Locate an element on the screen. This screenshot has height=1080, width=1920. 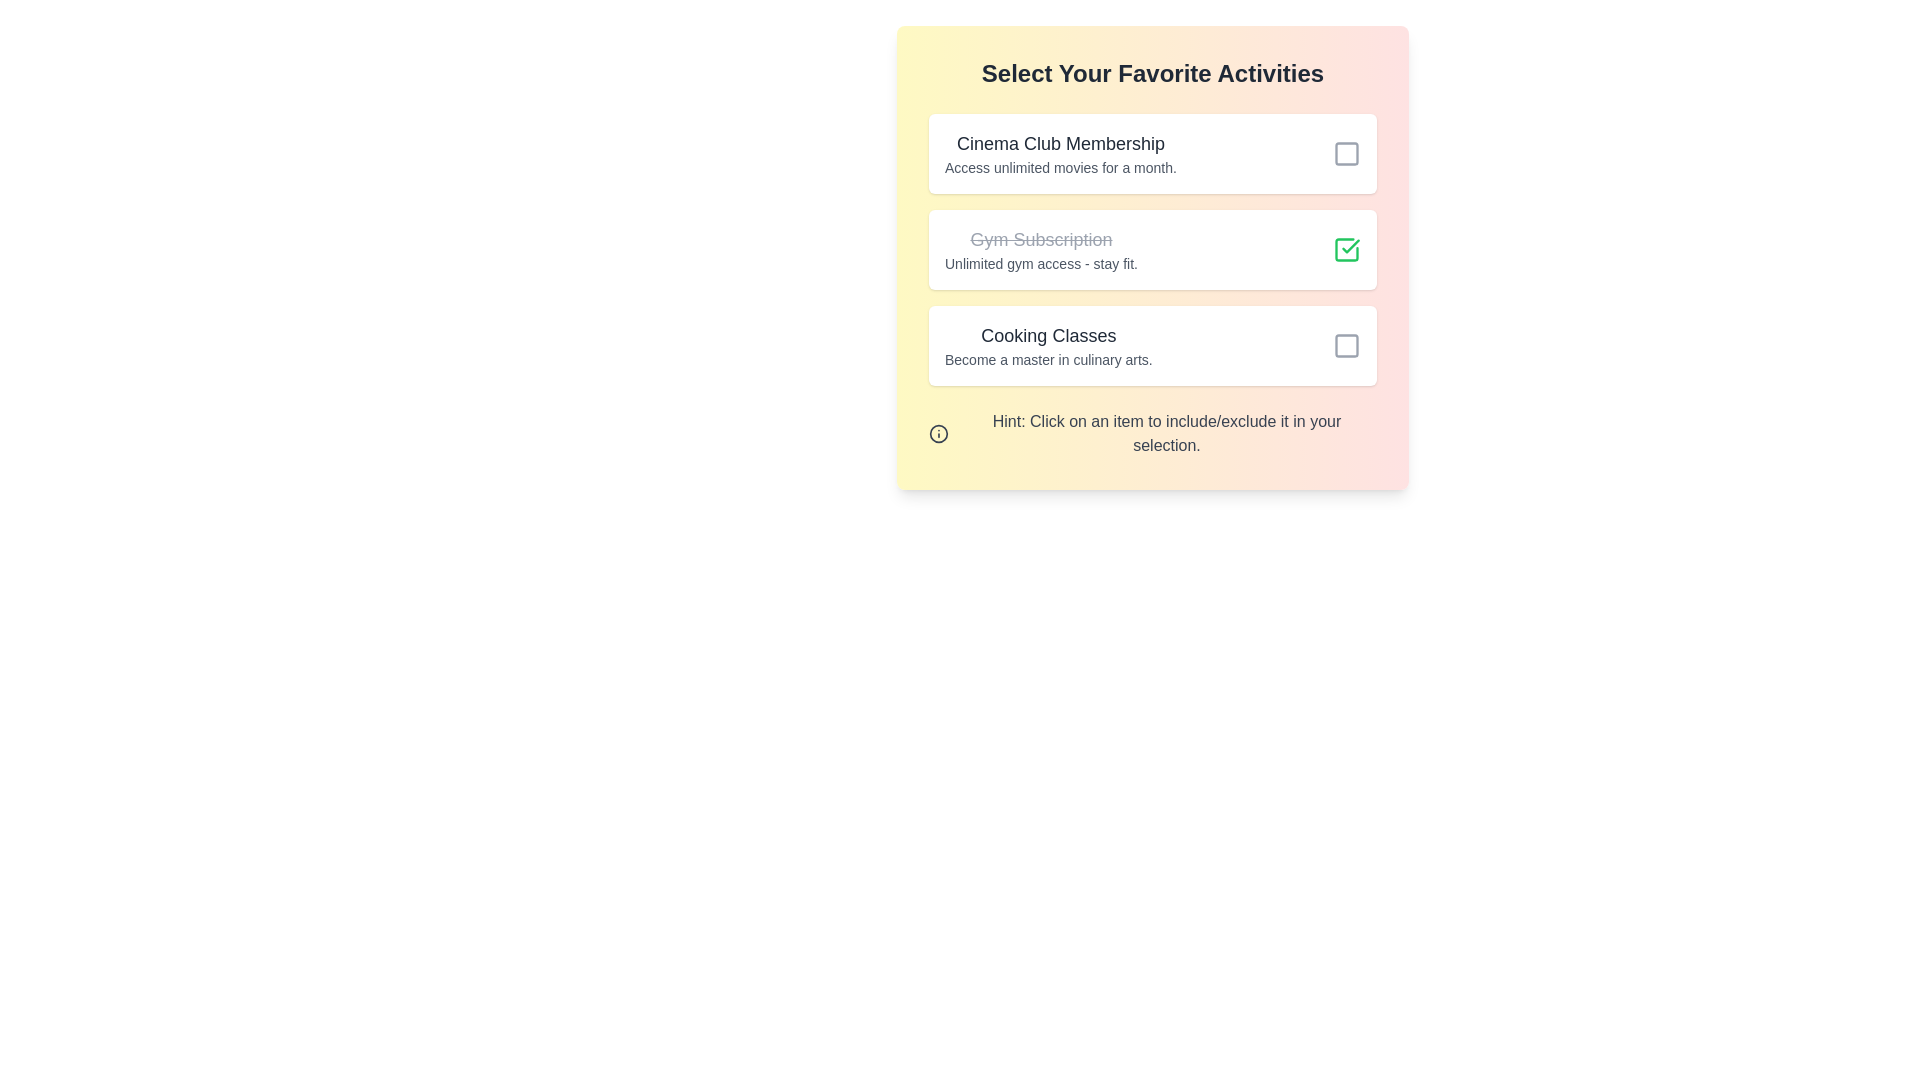
the 'Gym Subscription' selectable tile is located at coordinates (1152, 249).